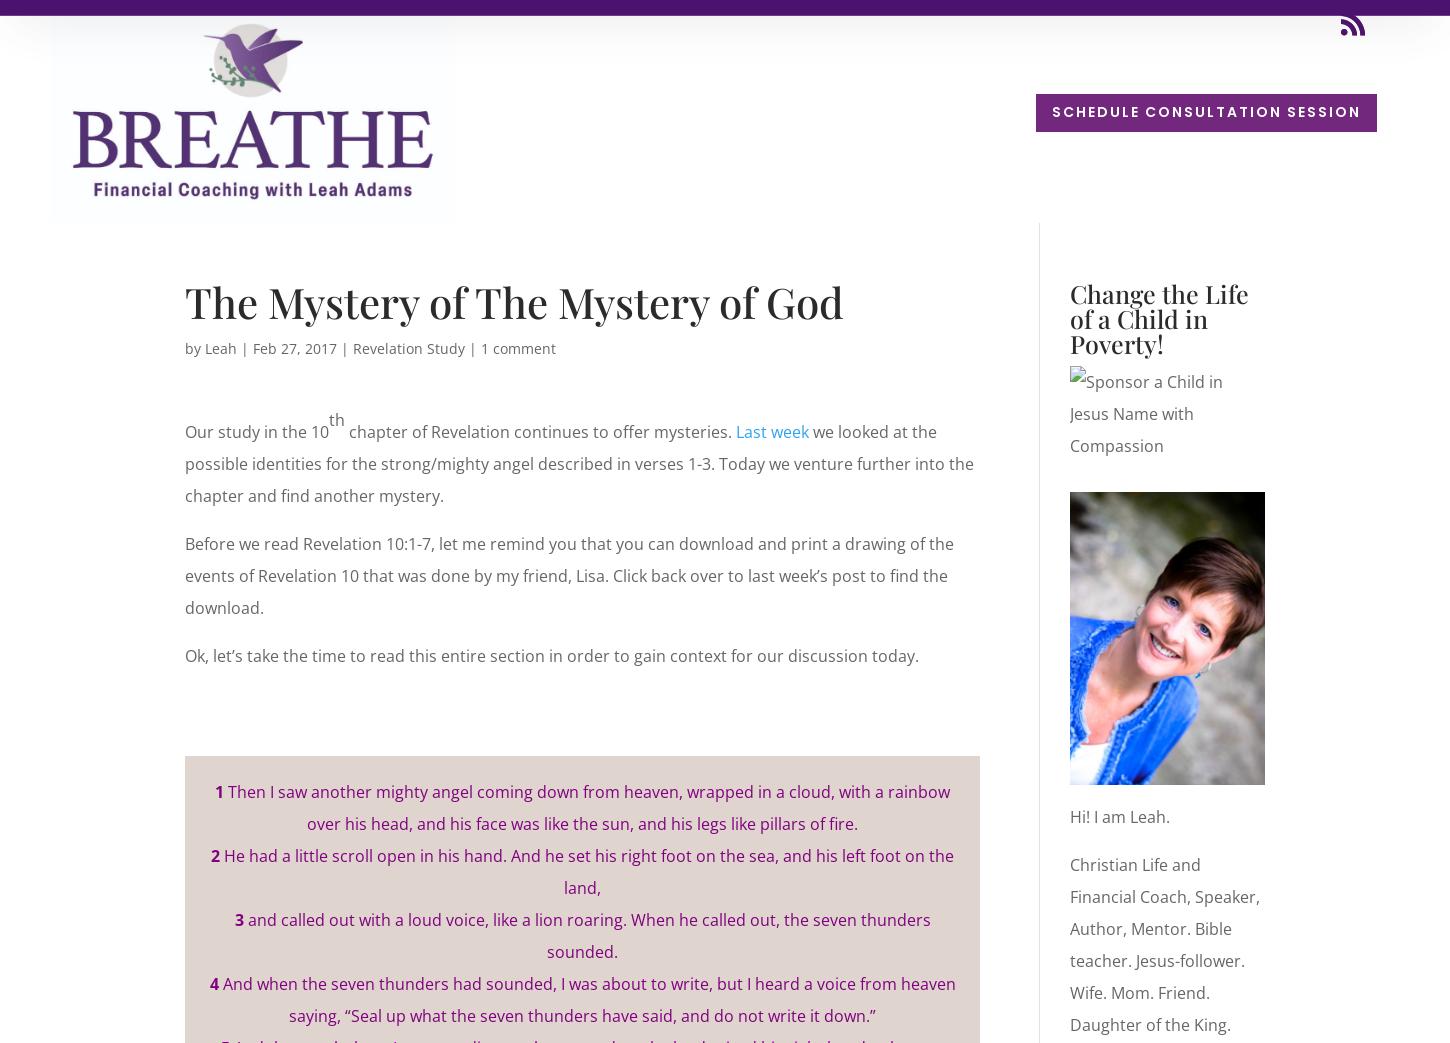 Image resolution: width=1450 pixels, height=1043 pixels. I want to click on 'Hi!  I am Leah.', so click(1117, 815).